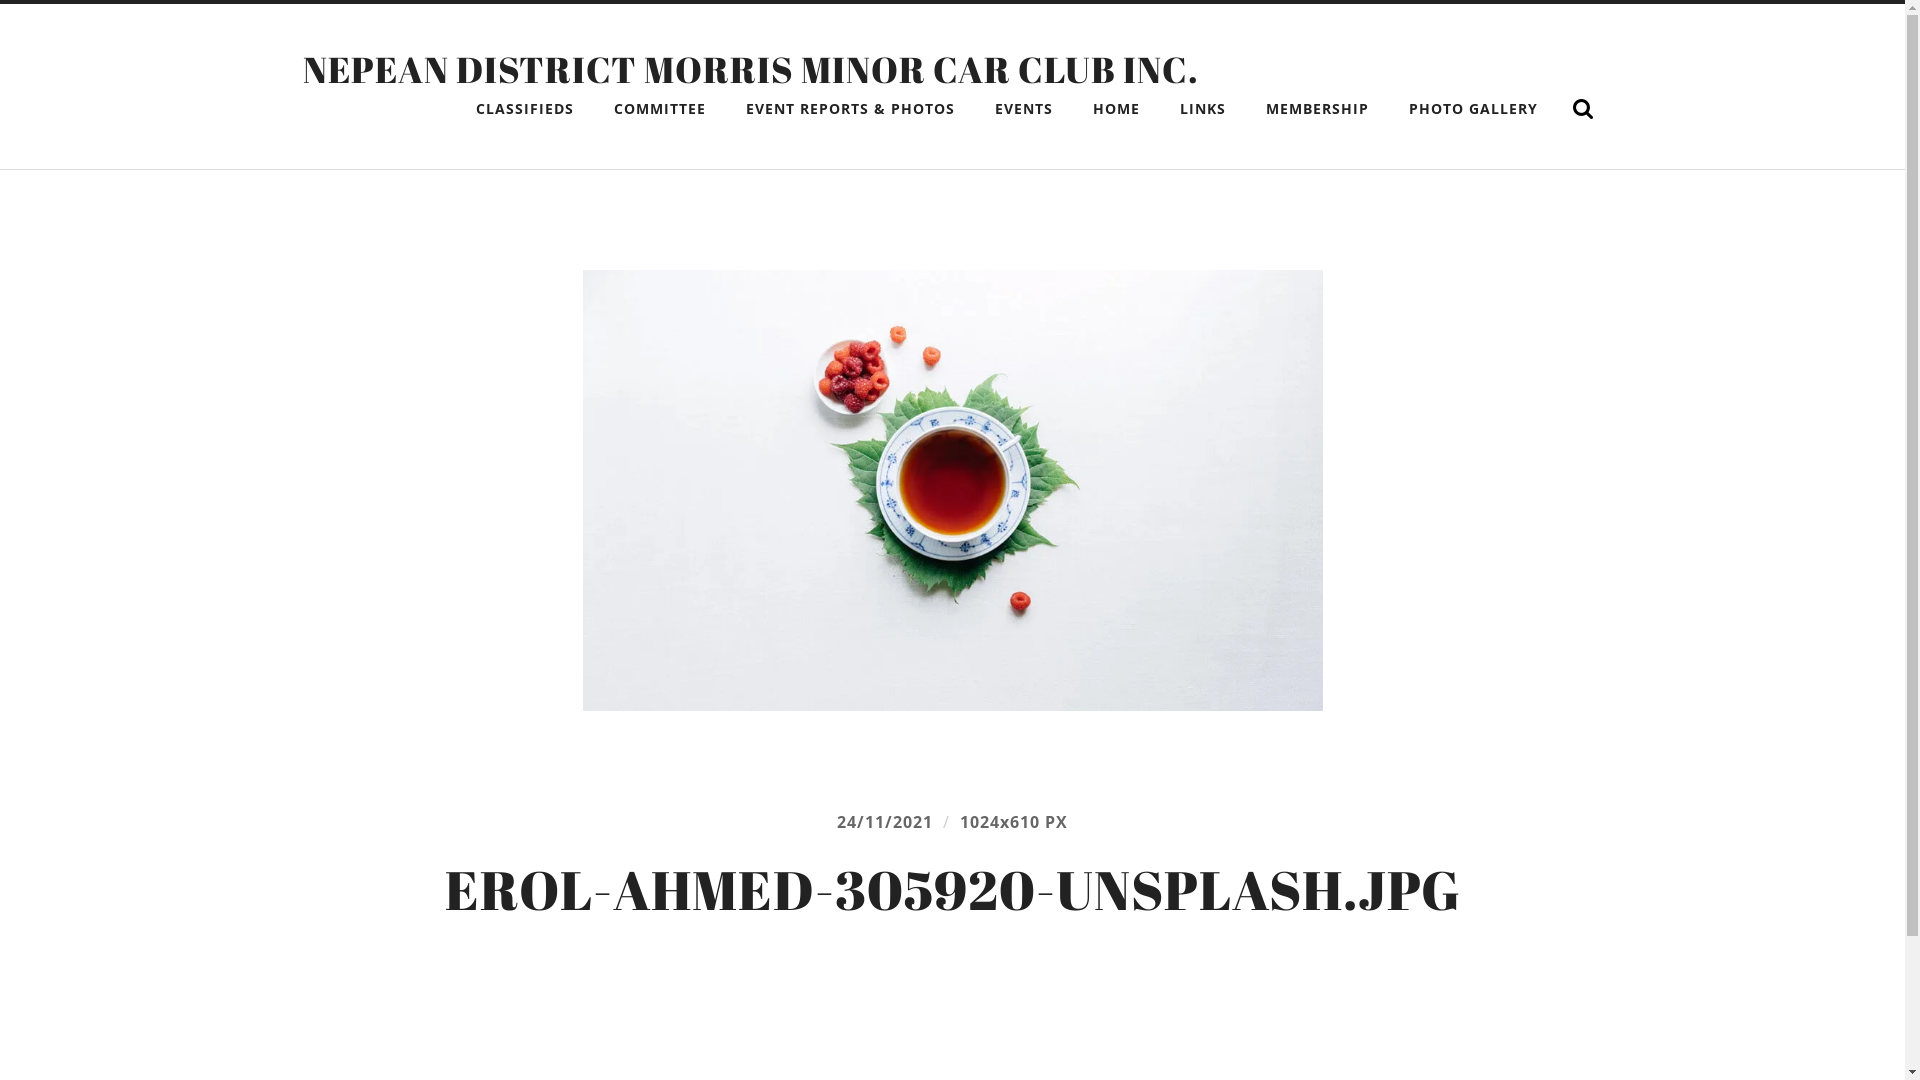 The image size is (1920, 1080). I want to click on 'PHOTO GALLERY', so click(1473, 108).